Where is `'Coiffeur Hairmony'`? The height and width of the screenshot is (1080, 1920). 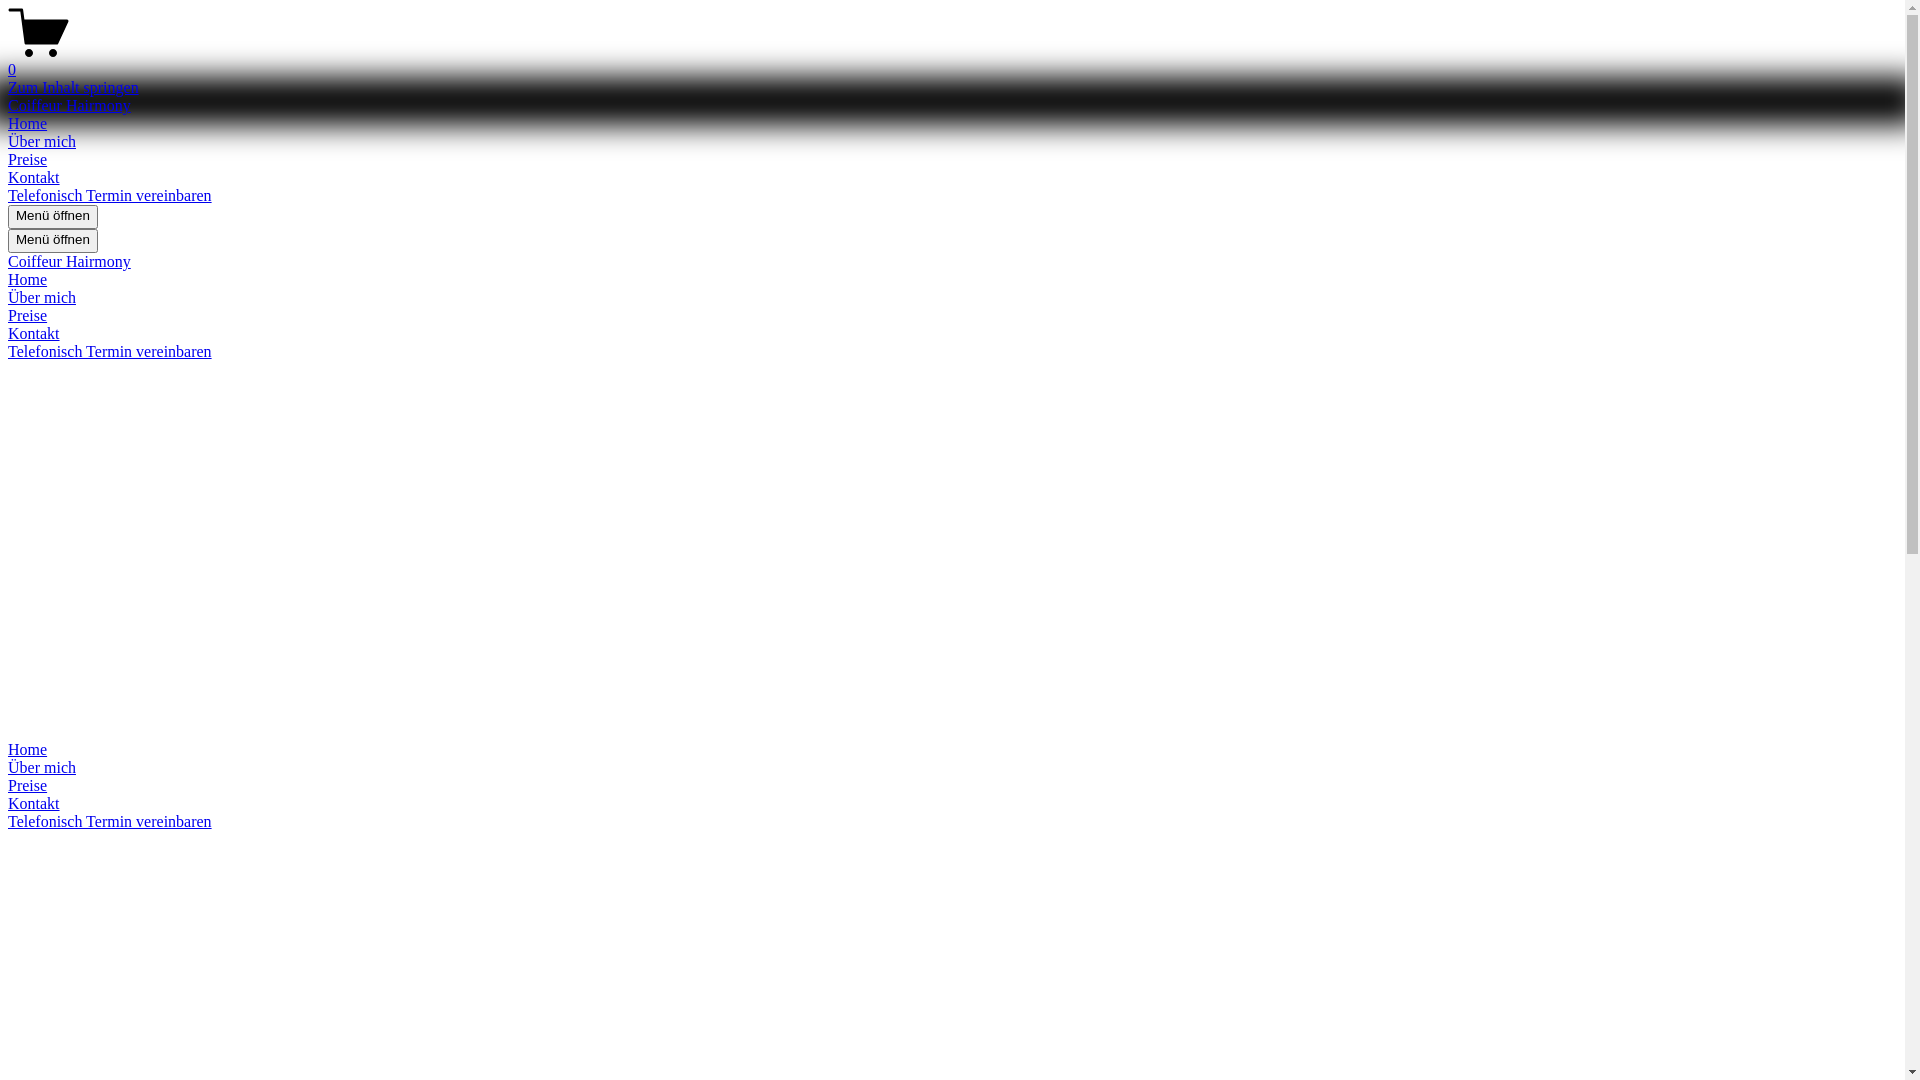
'Coiffeur Hairmony' is located at coordinates (69, 260).